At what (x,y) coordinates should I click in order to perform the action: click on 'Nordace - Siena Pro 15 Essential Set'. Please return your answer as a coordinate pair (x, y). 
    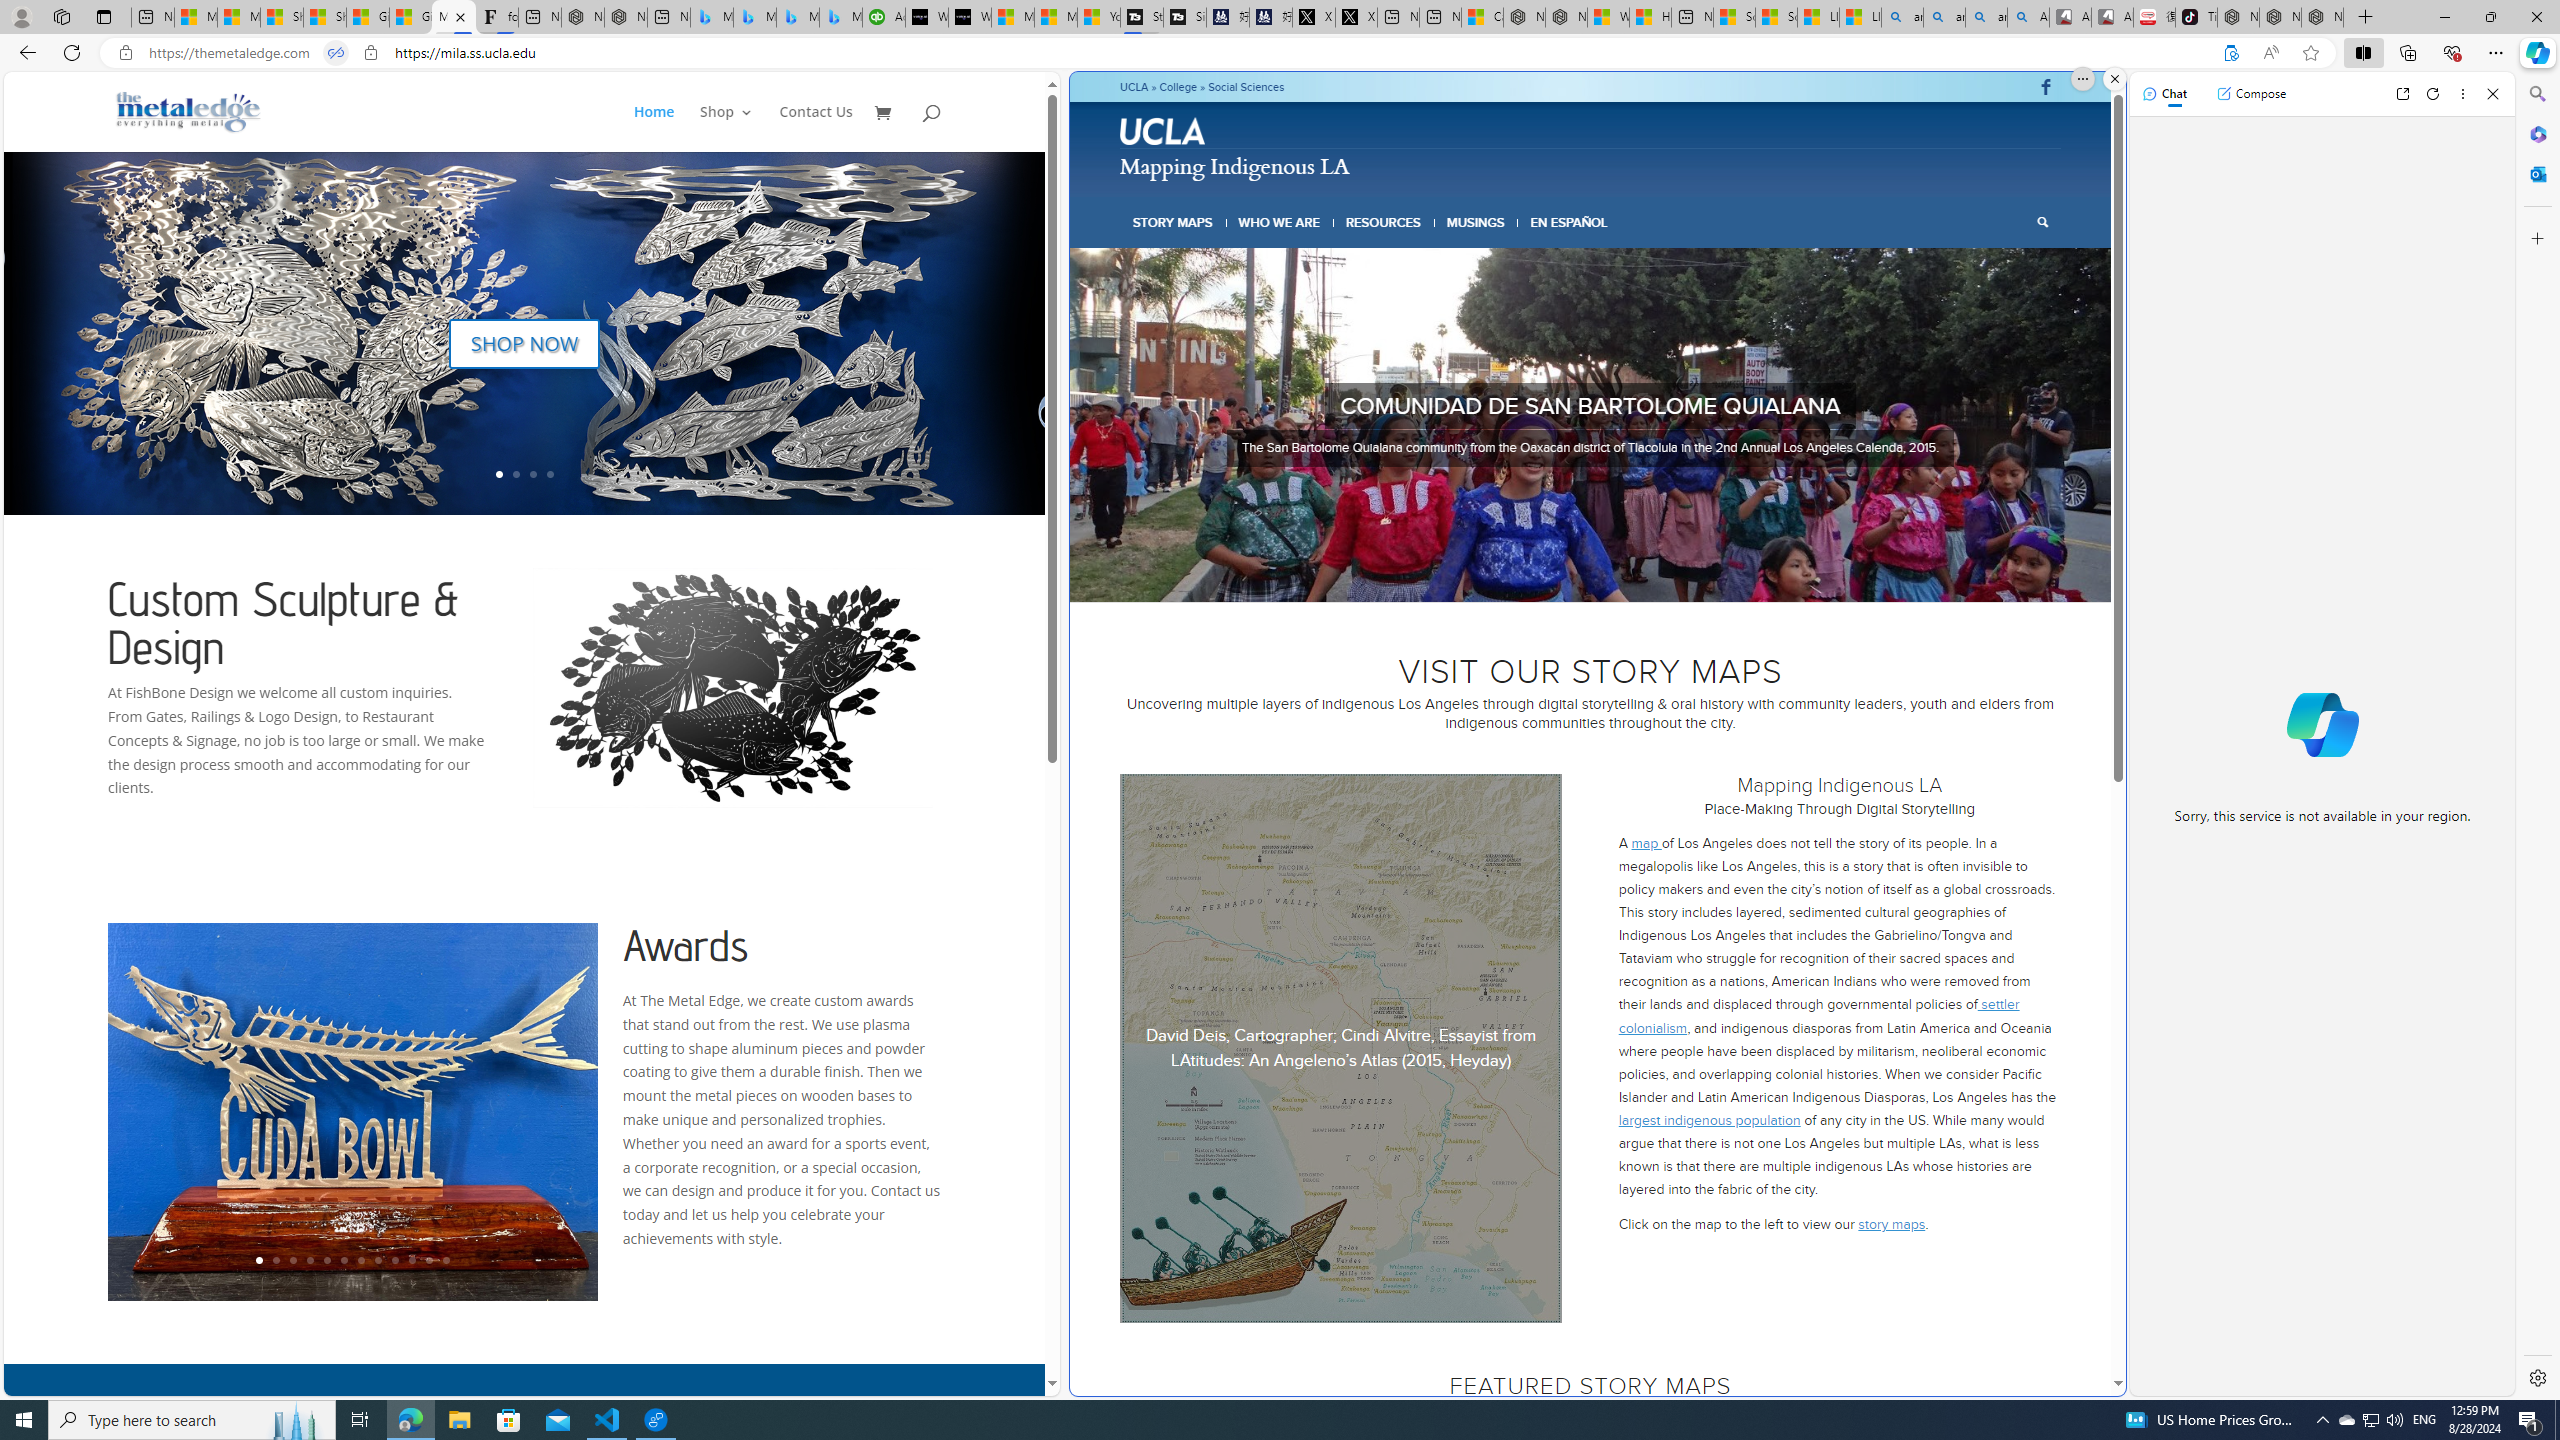
    Looking at the image, I should click on (2323, 16).